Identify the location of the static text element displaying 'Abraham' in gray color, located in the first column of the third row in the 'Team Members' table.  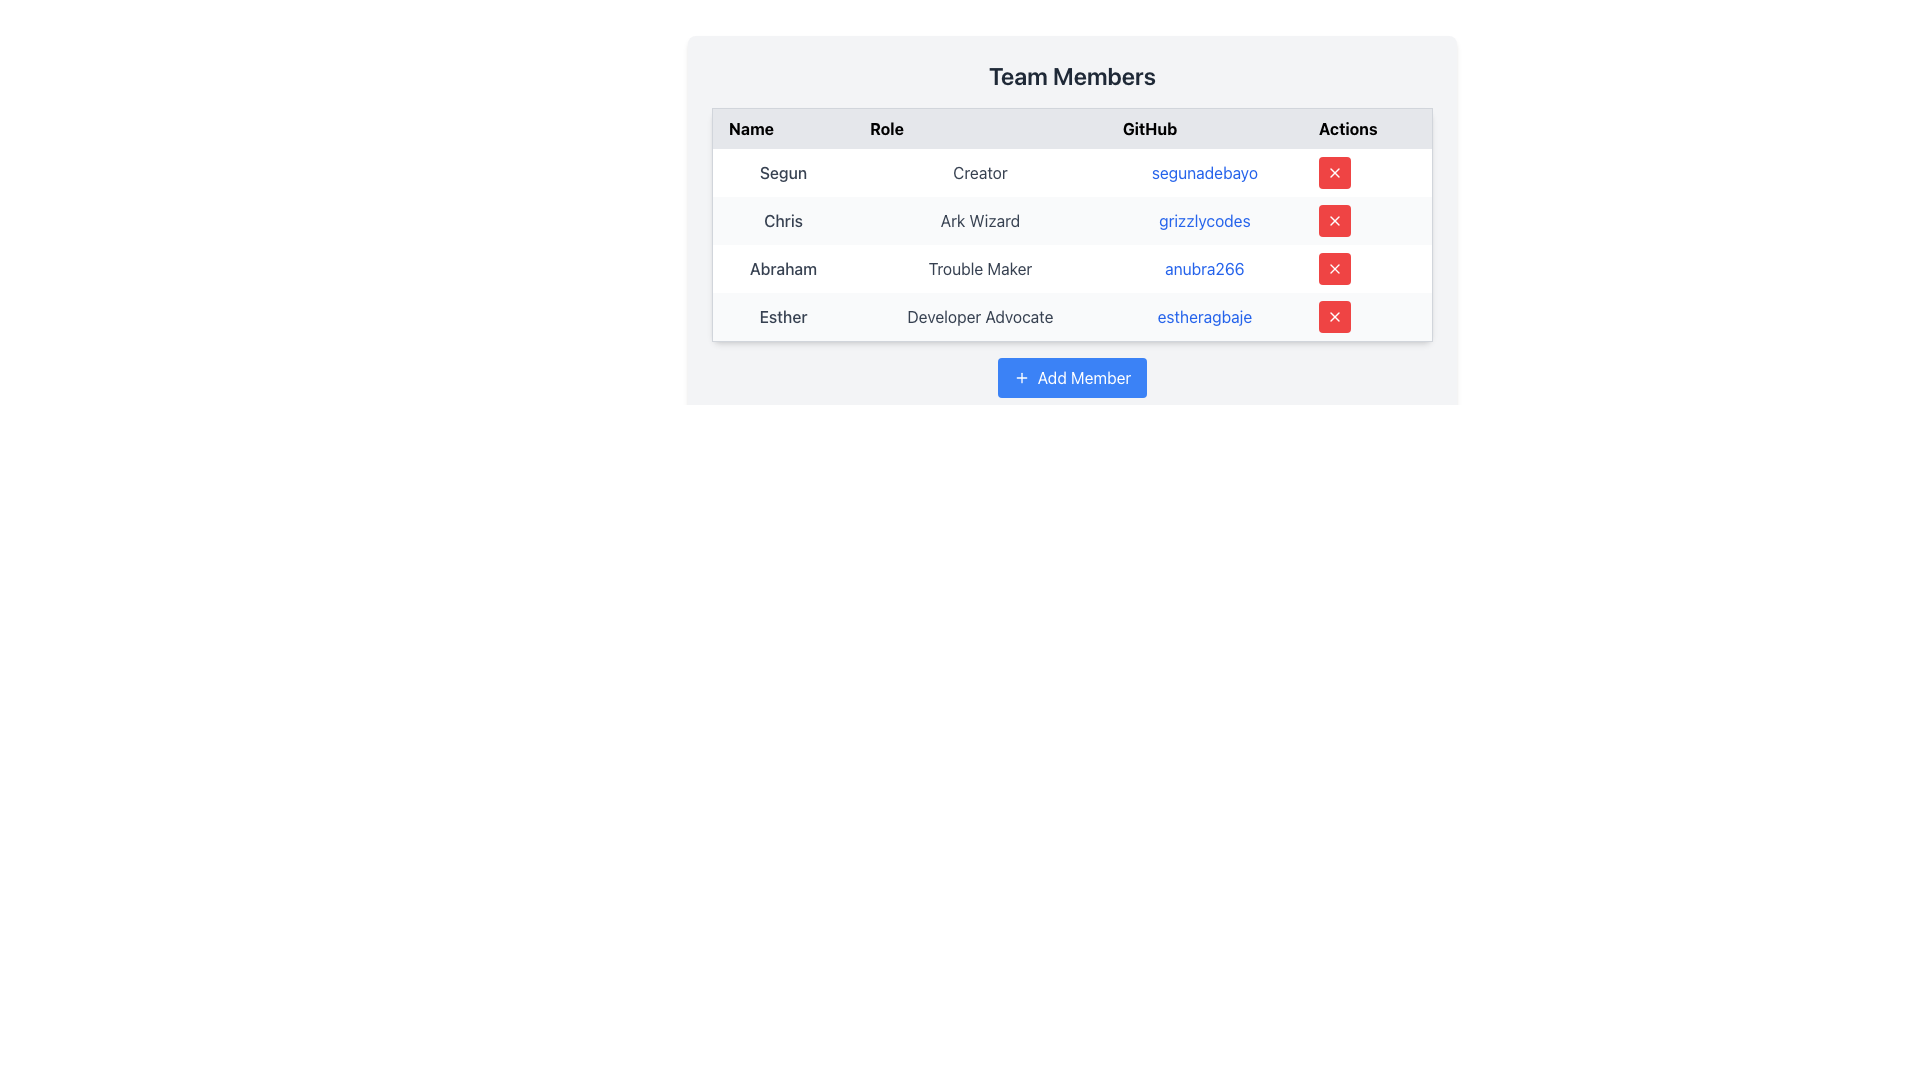
(782, 268).